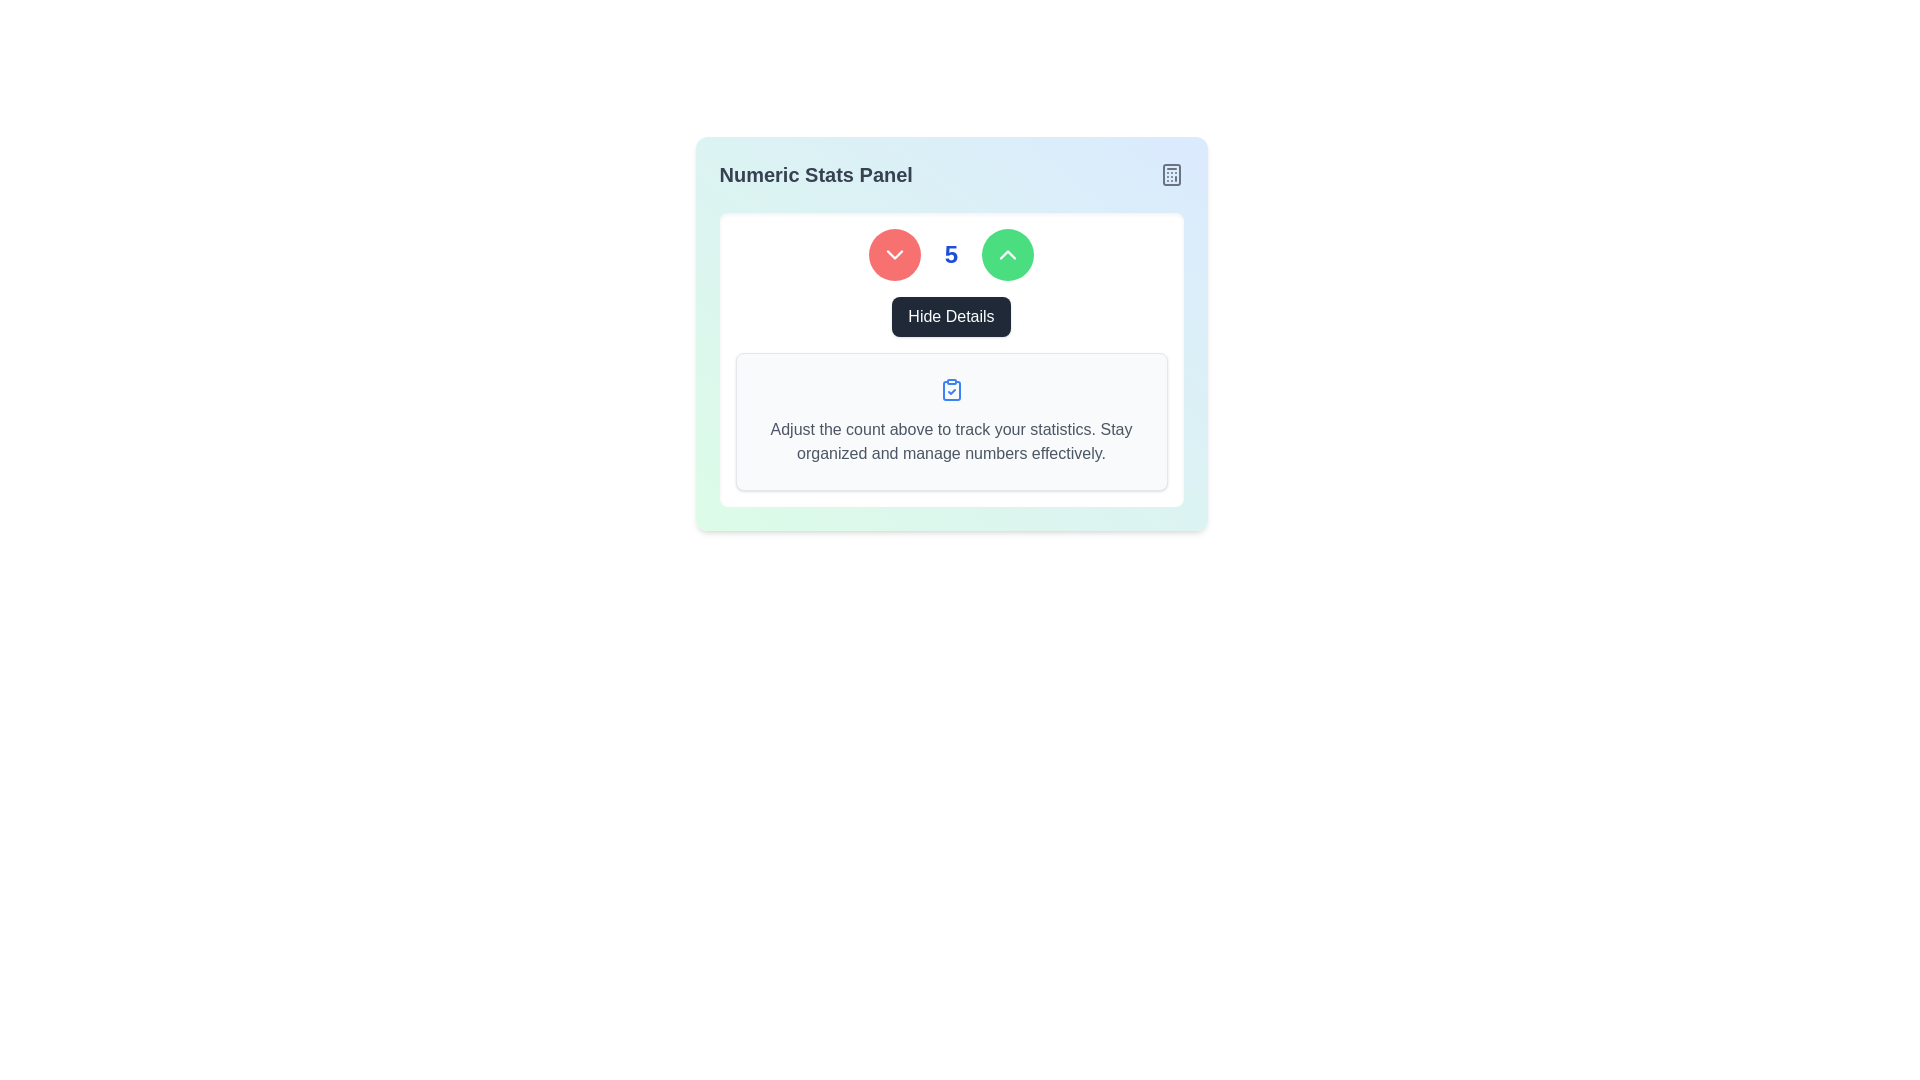  What do you see at coordinates (950, 253) in the screenshot?
I see `the numeric display showing the bold, blue-styled '5' to trigger tooltip or highlight effects` at bounding box center [950, 253].